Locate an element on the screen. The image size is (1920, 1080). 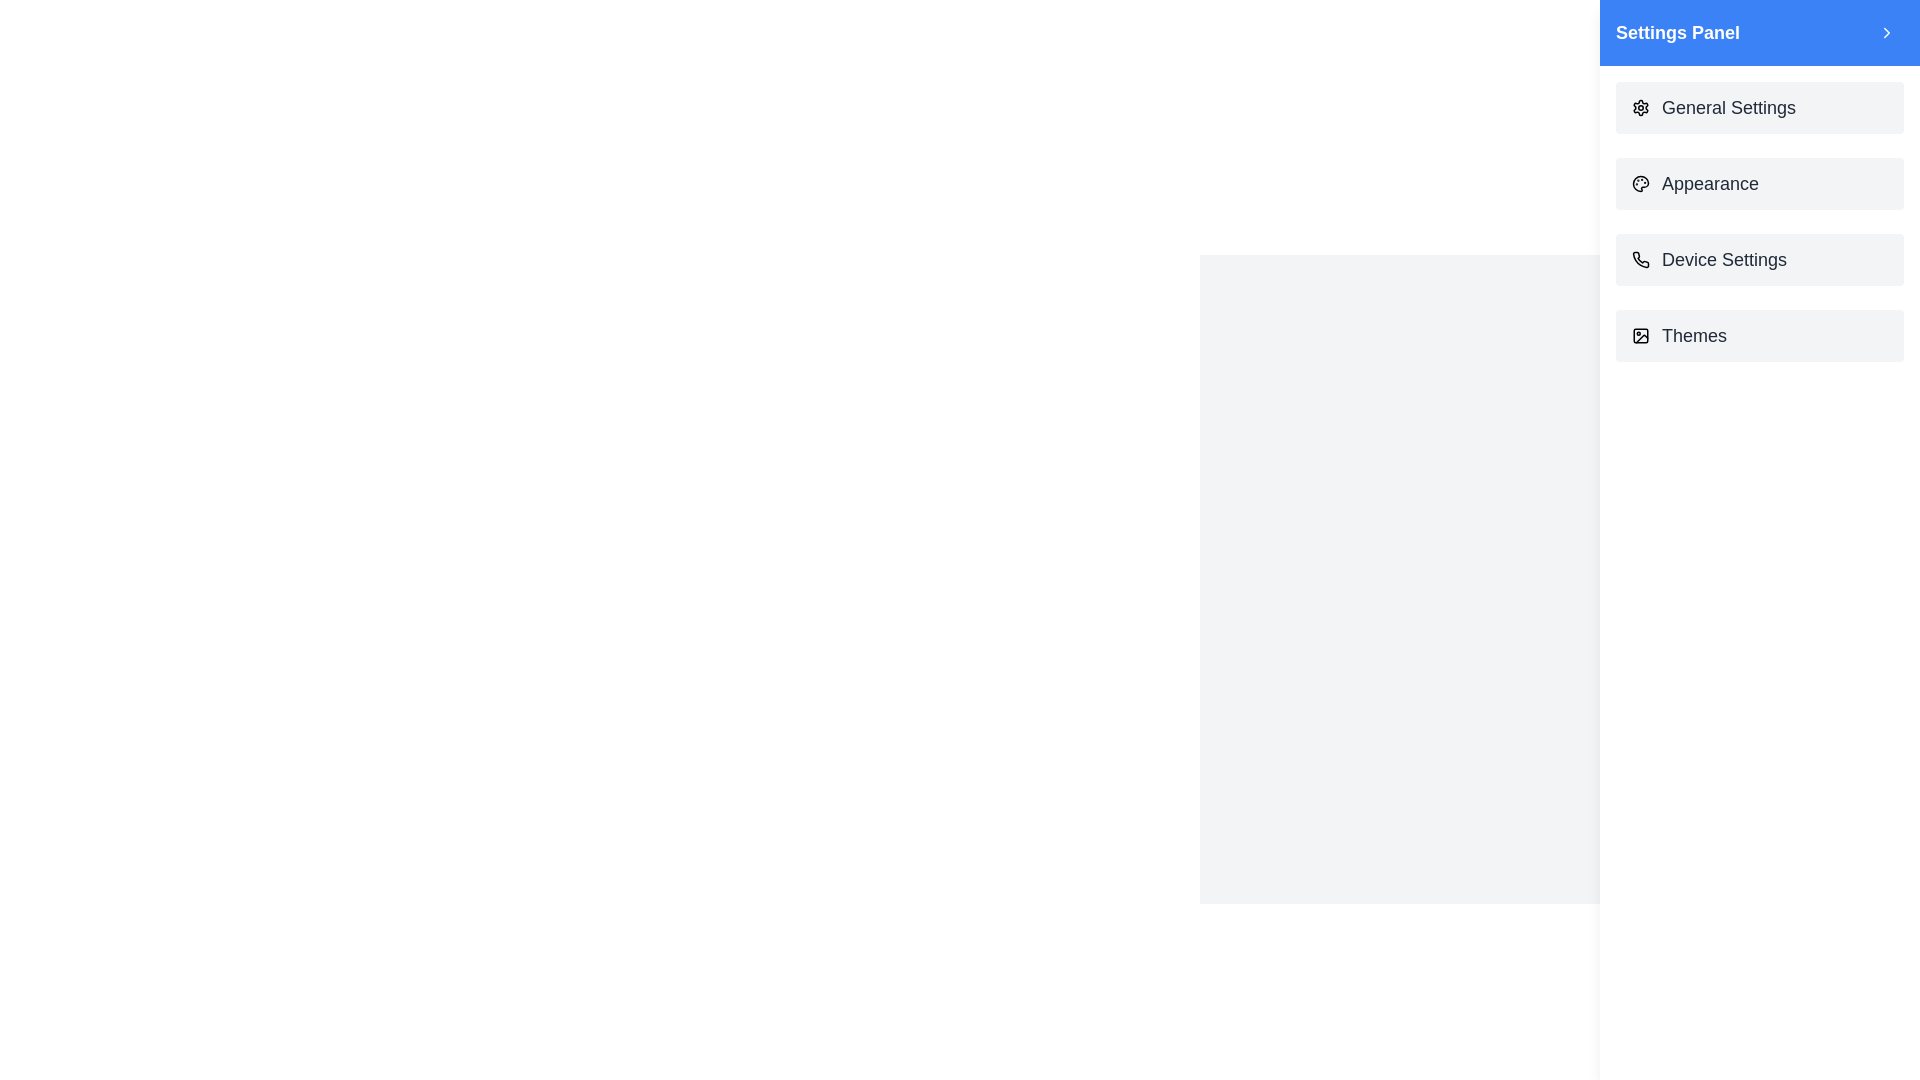
the 'General Settings' button, which is the topmost option in the settings panel, featuring a gear icon and light gray background that darkens on hover is located at coordinates (1760, 108).